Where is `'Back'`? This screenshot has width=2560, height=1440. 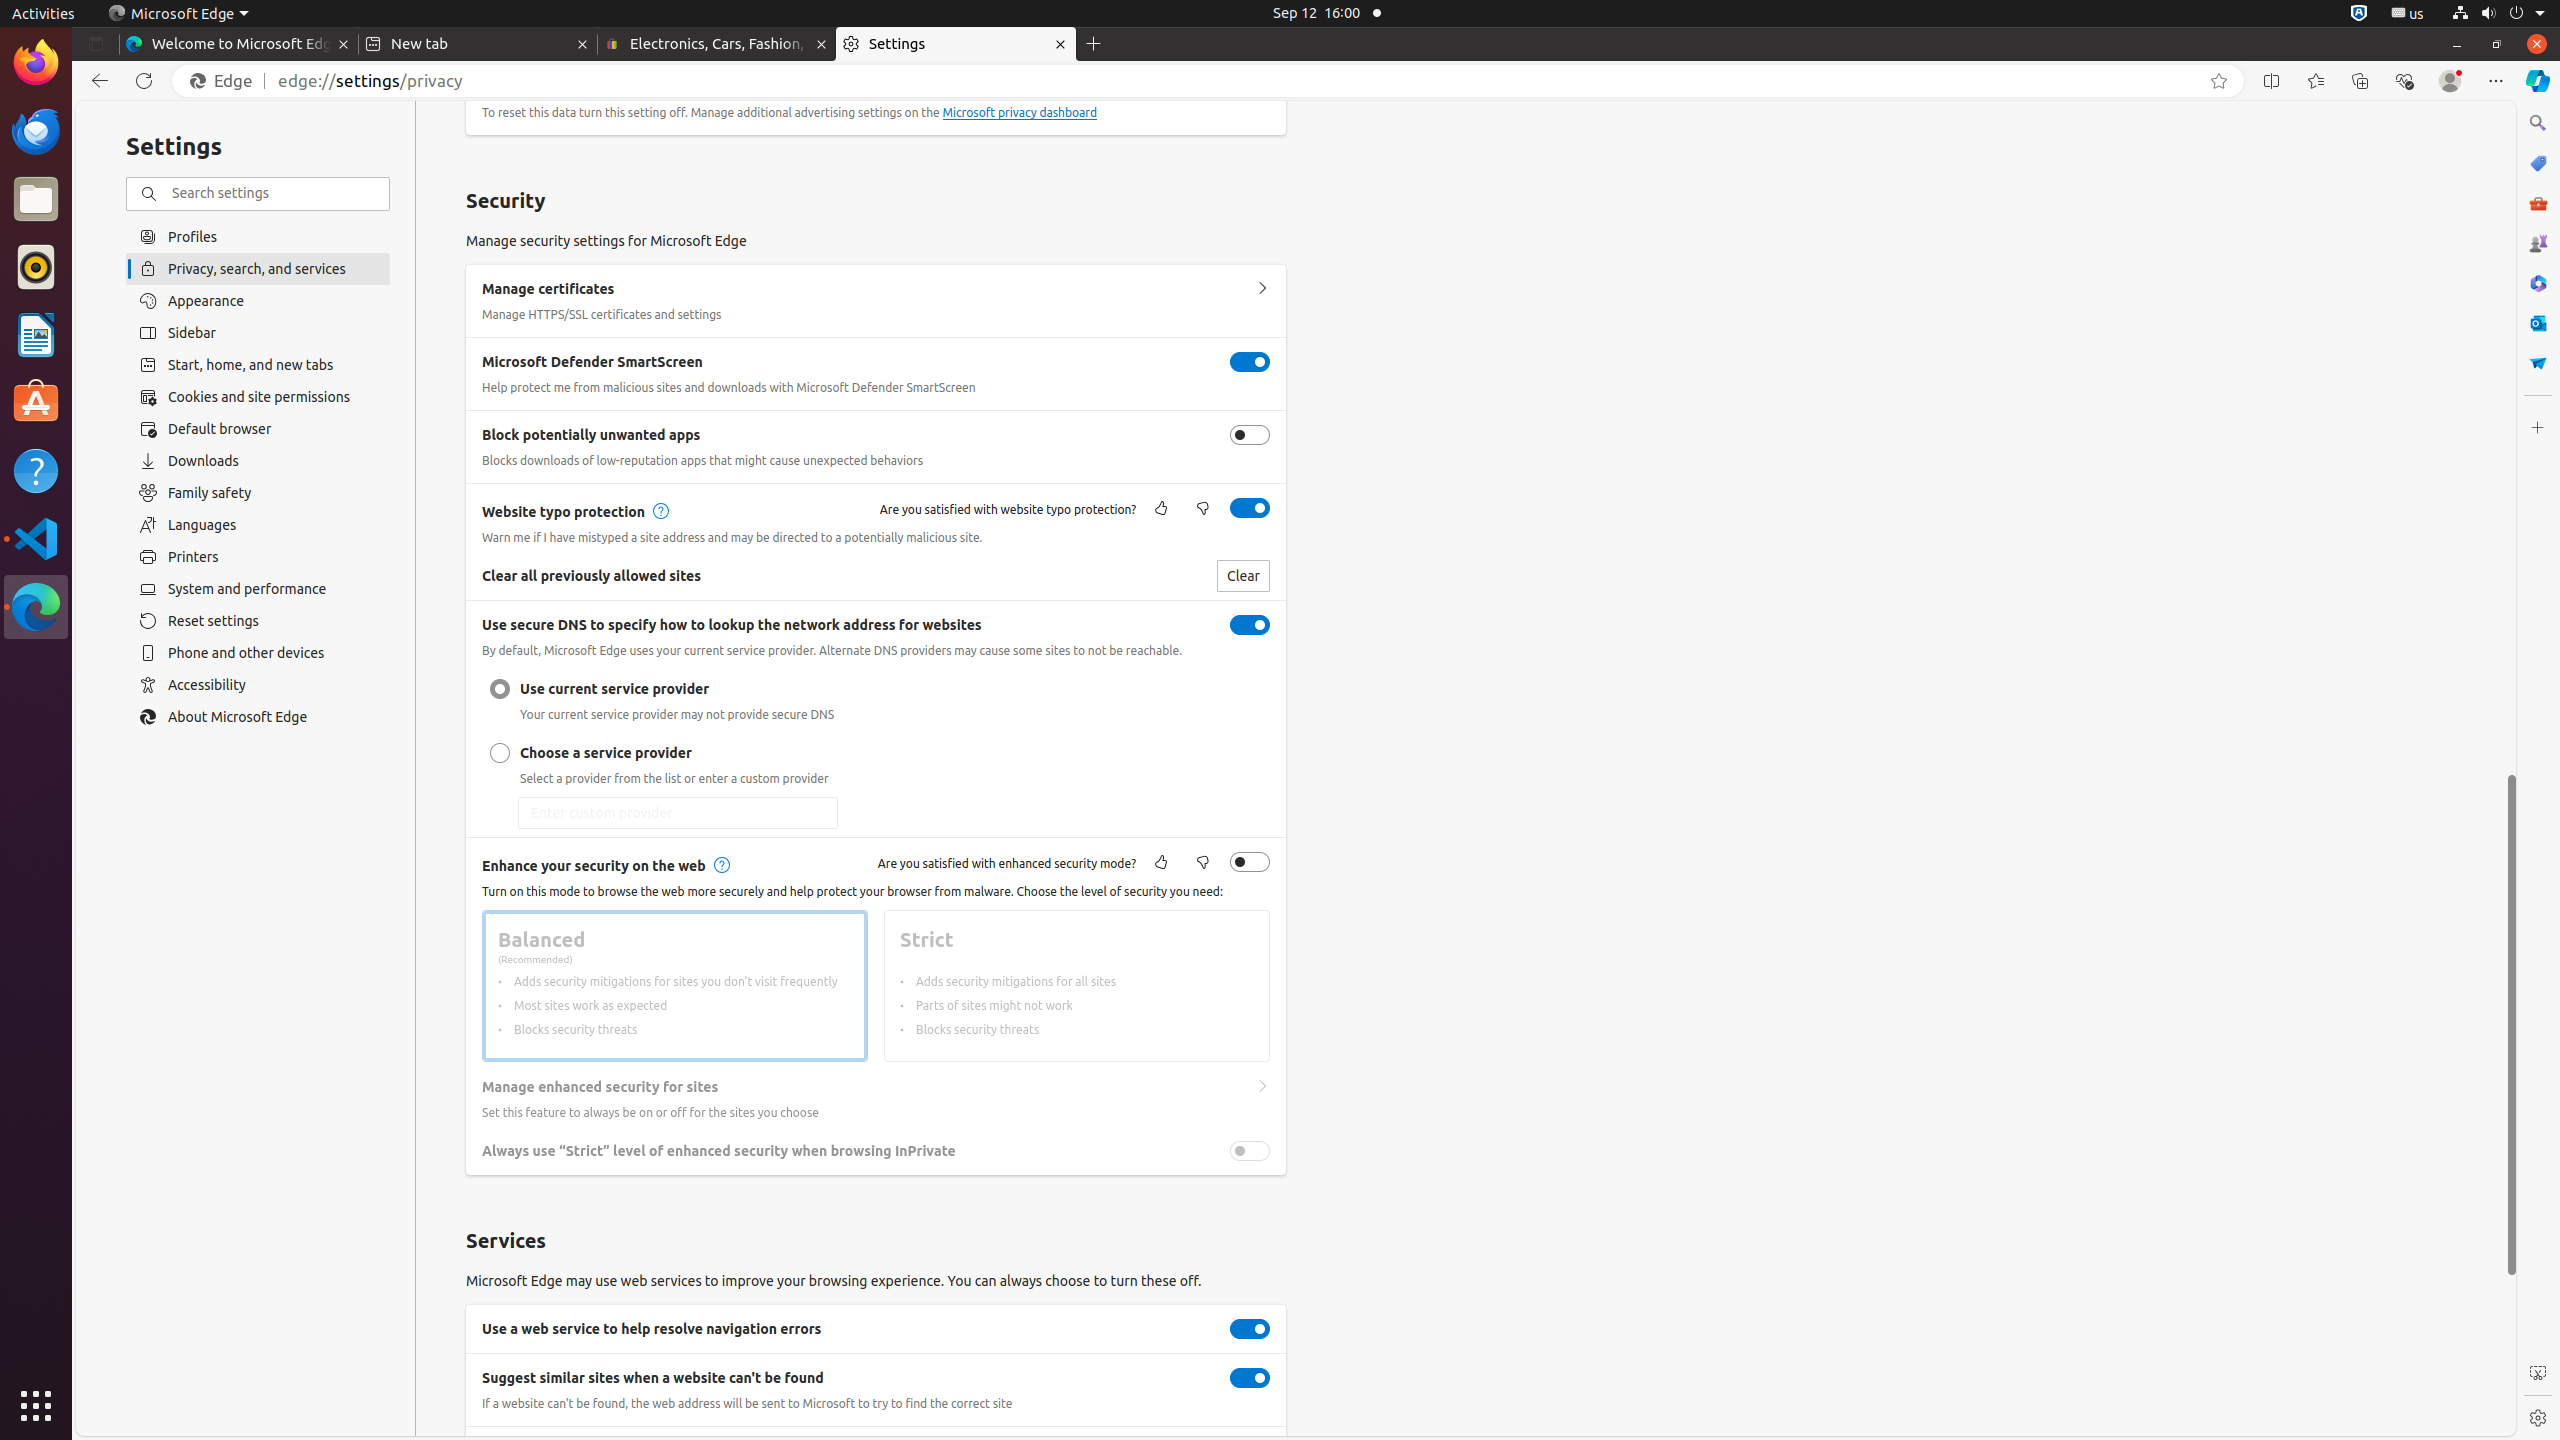 'Back' is located at coordinates (95, 80).